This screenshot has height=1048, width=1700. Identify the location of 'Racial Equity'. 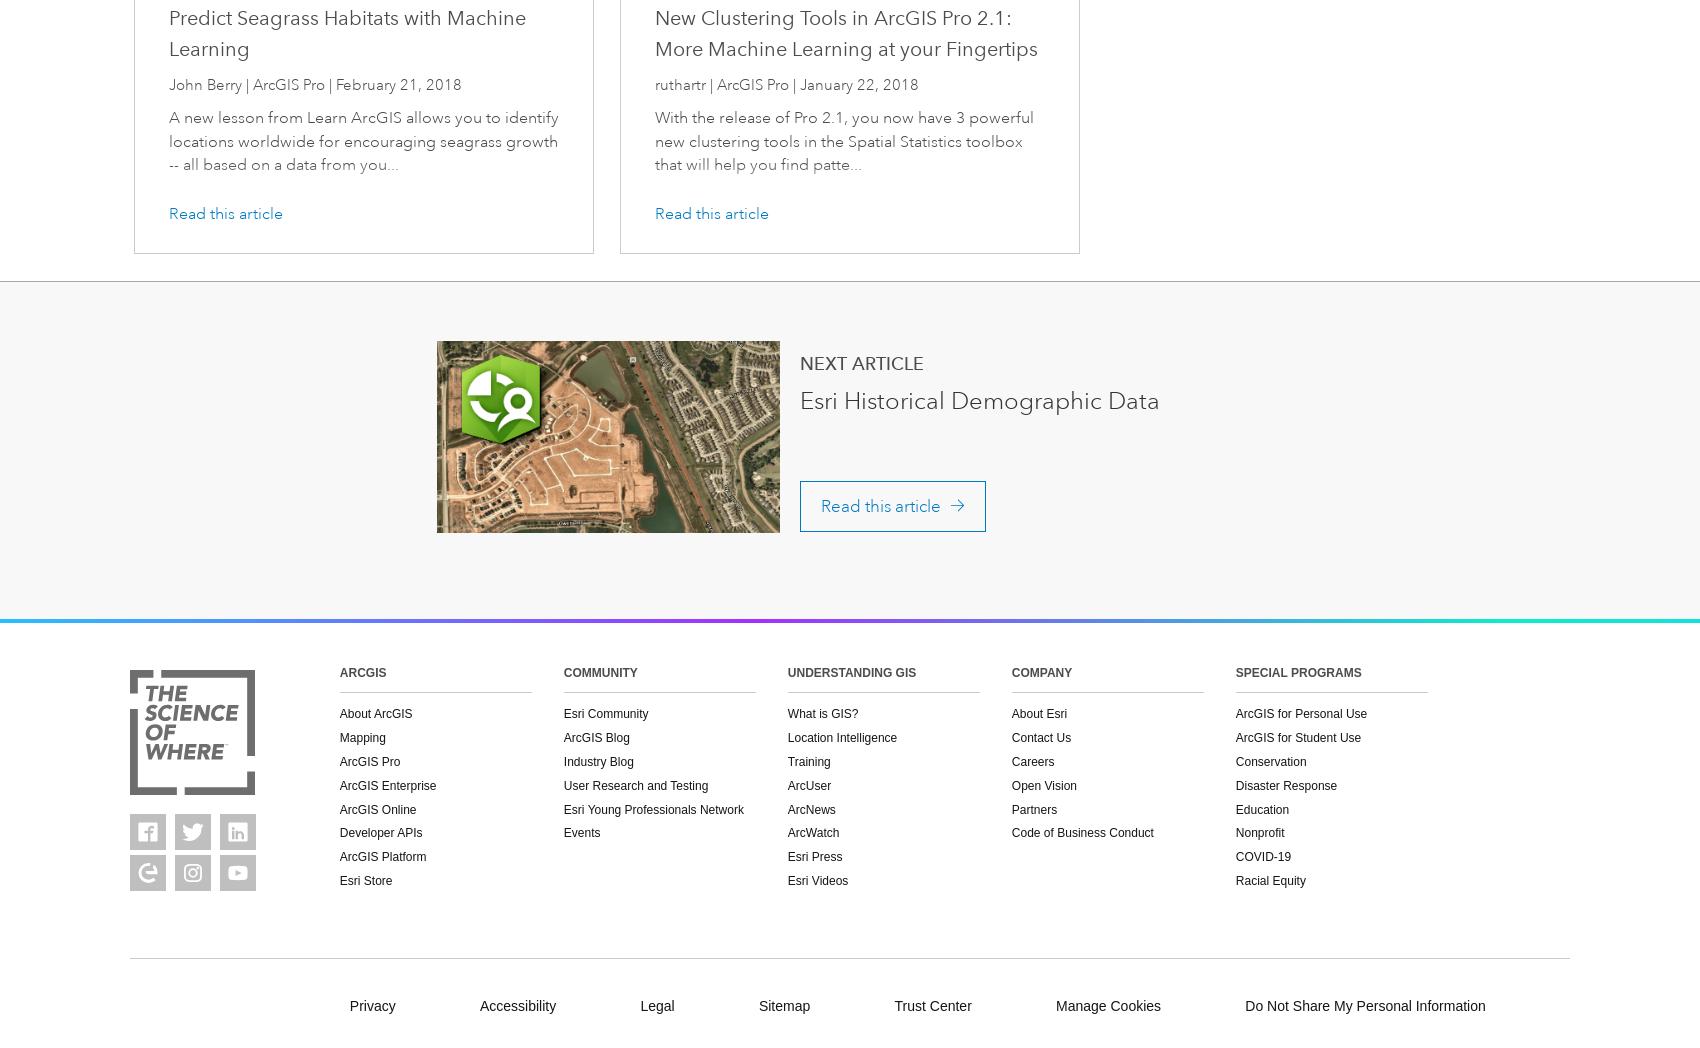
(1269, 879).